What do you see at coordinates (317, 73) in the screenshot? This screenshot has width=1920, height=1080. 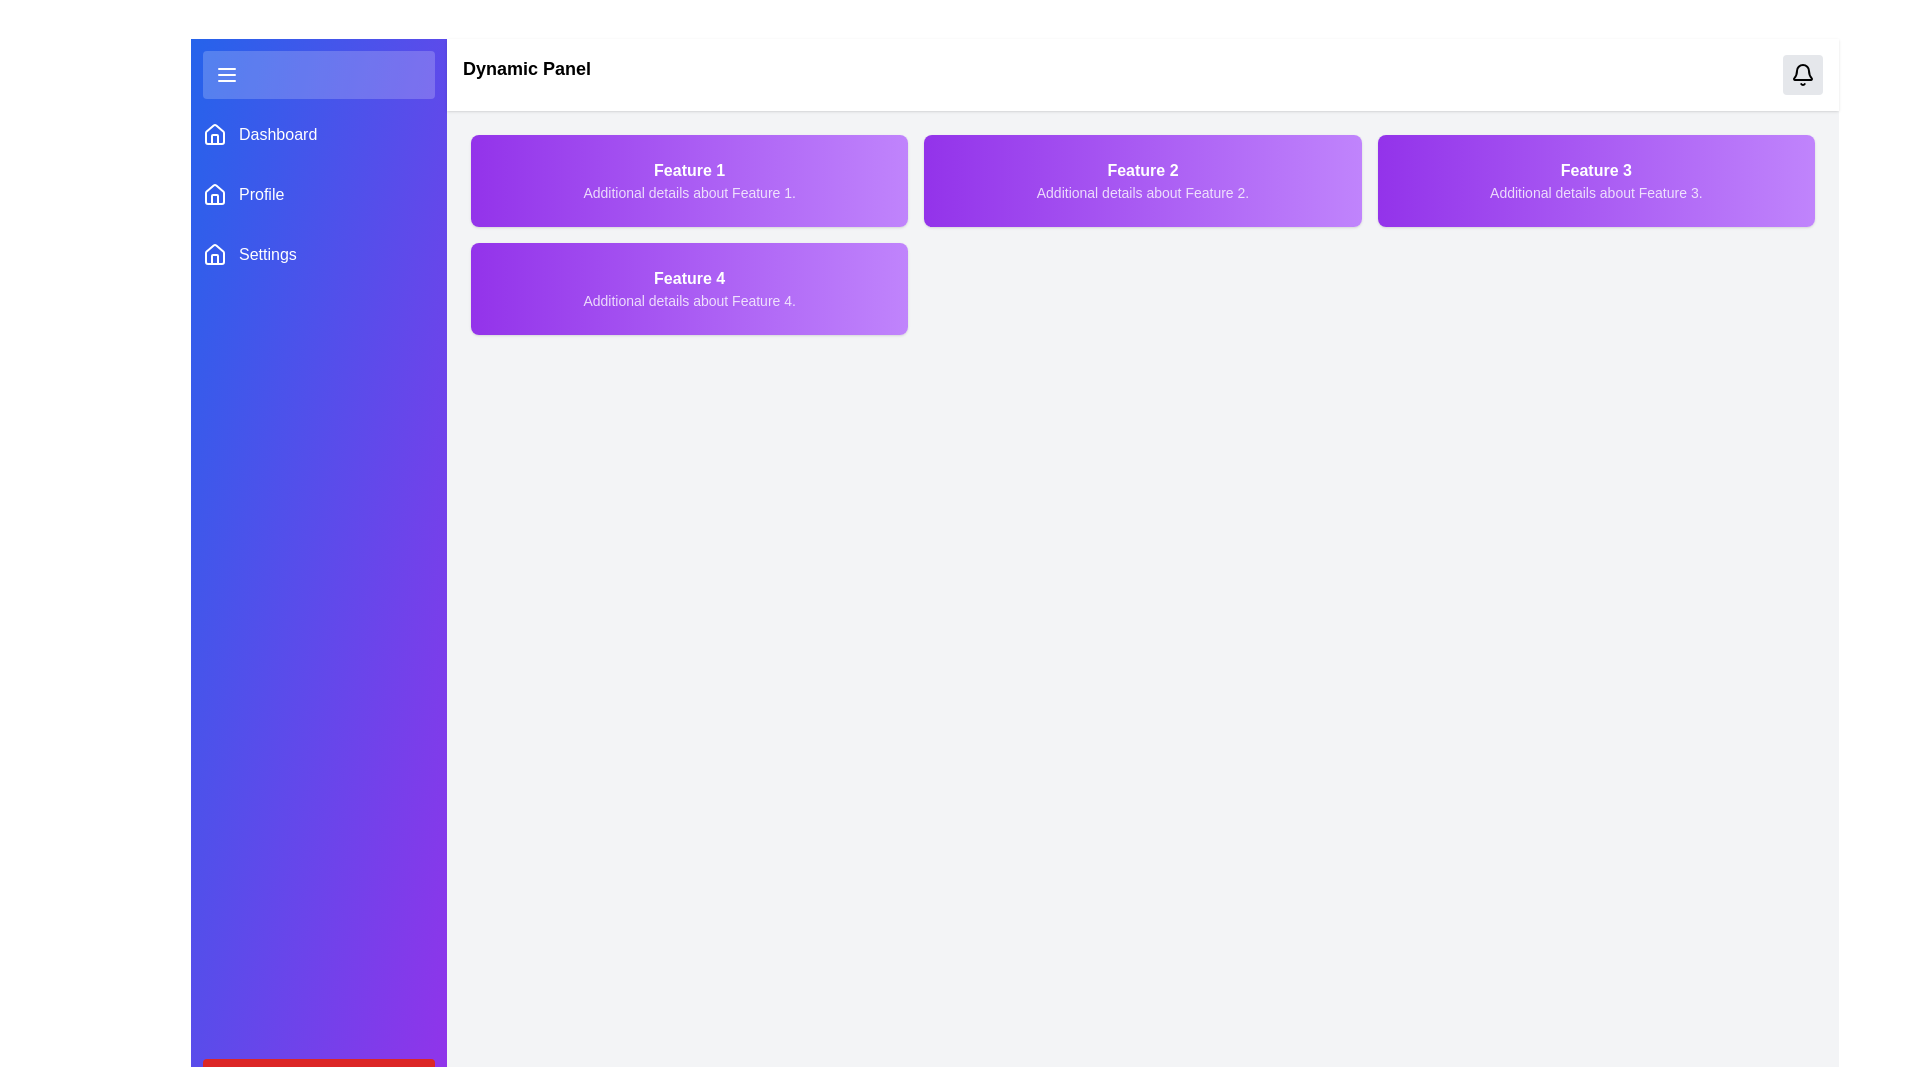 I see `the hamburger menu button located at the top of the sidebar to visualize the hover effects` at bounding box center [317, 73].